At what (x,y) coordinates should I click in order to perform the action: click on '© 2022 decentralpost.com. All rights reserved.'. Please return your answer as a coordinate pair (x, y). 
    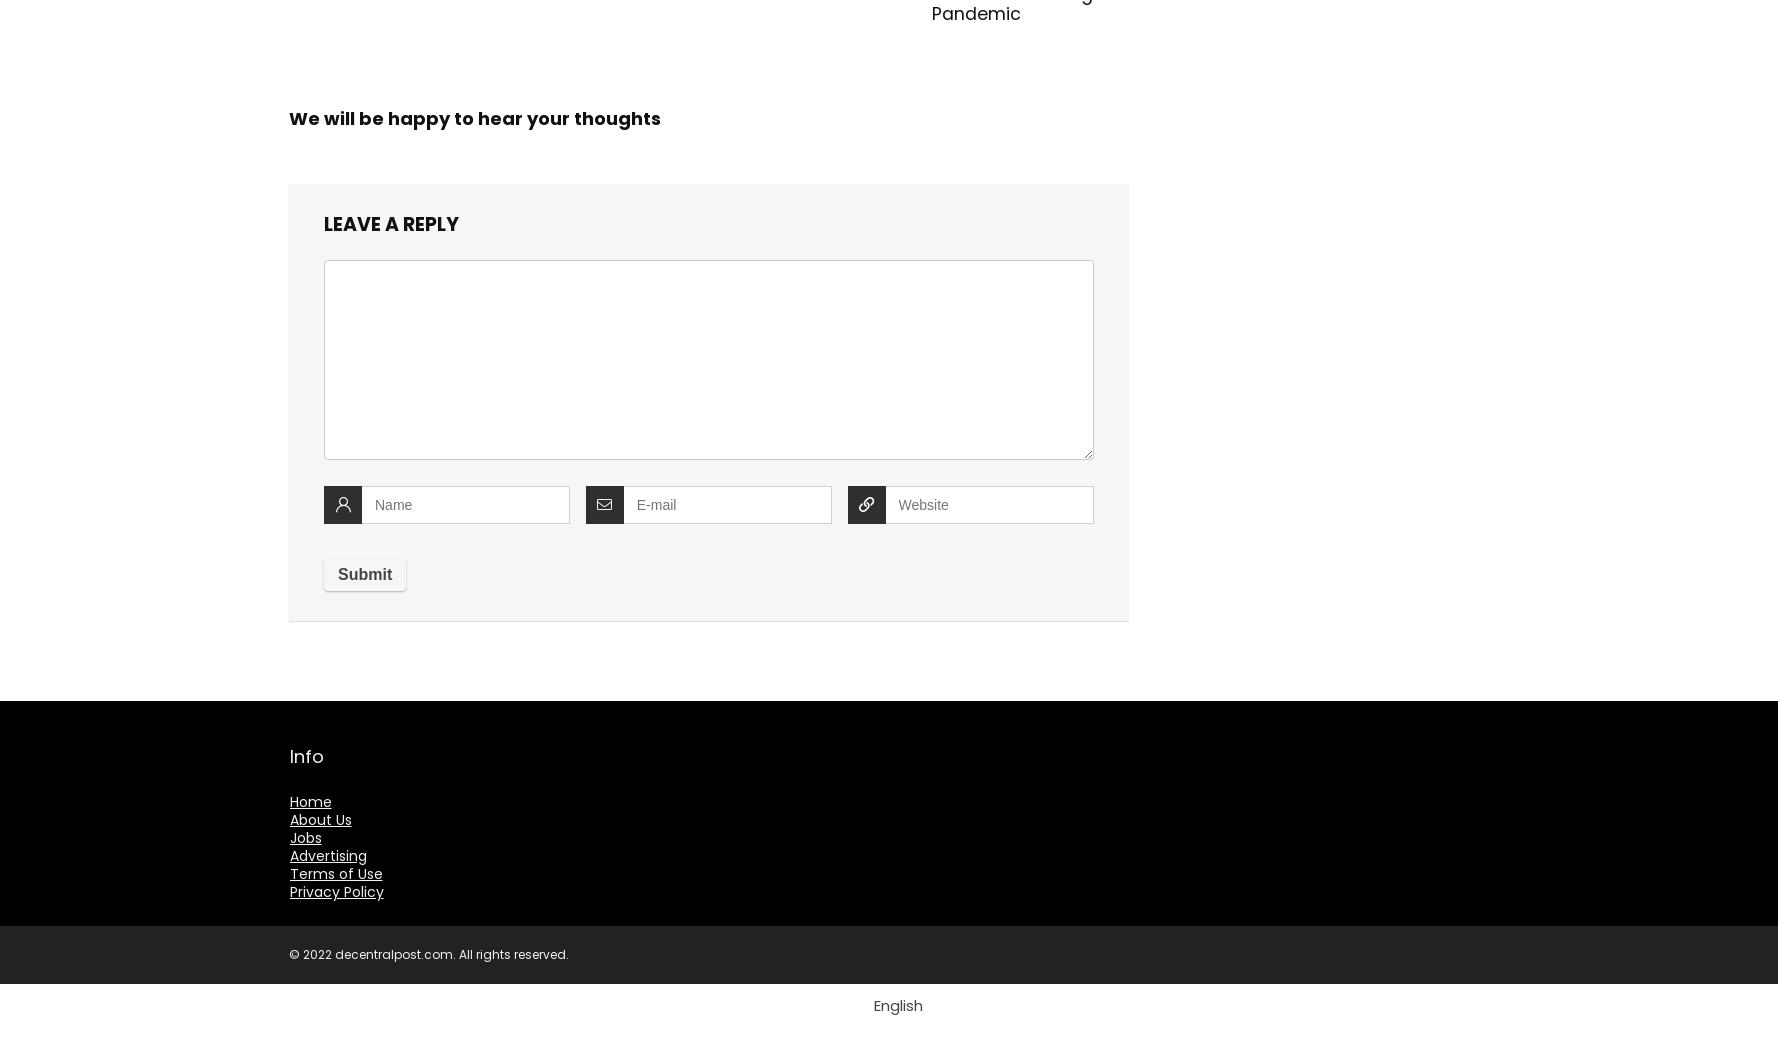
    Looking at the image, I should click on (429, 954).